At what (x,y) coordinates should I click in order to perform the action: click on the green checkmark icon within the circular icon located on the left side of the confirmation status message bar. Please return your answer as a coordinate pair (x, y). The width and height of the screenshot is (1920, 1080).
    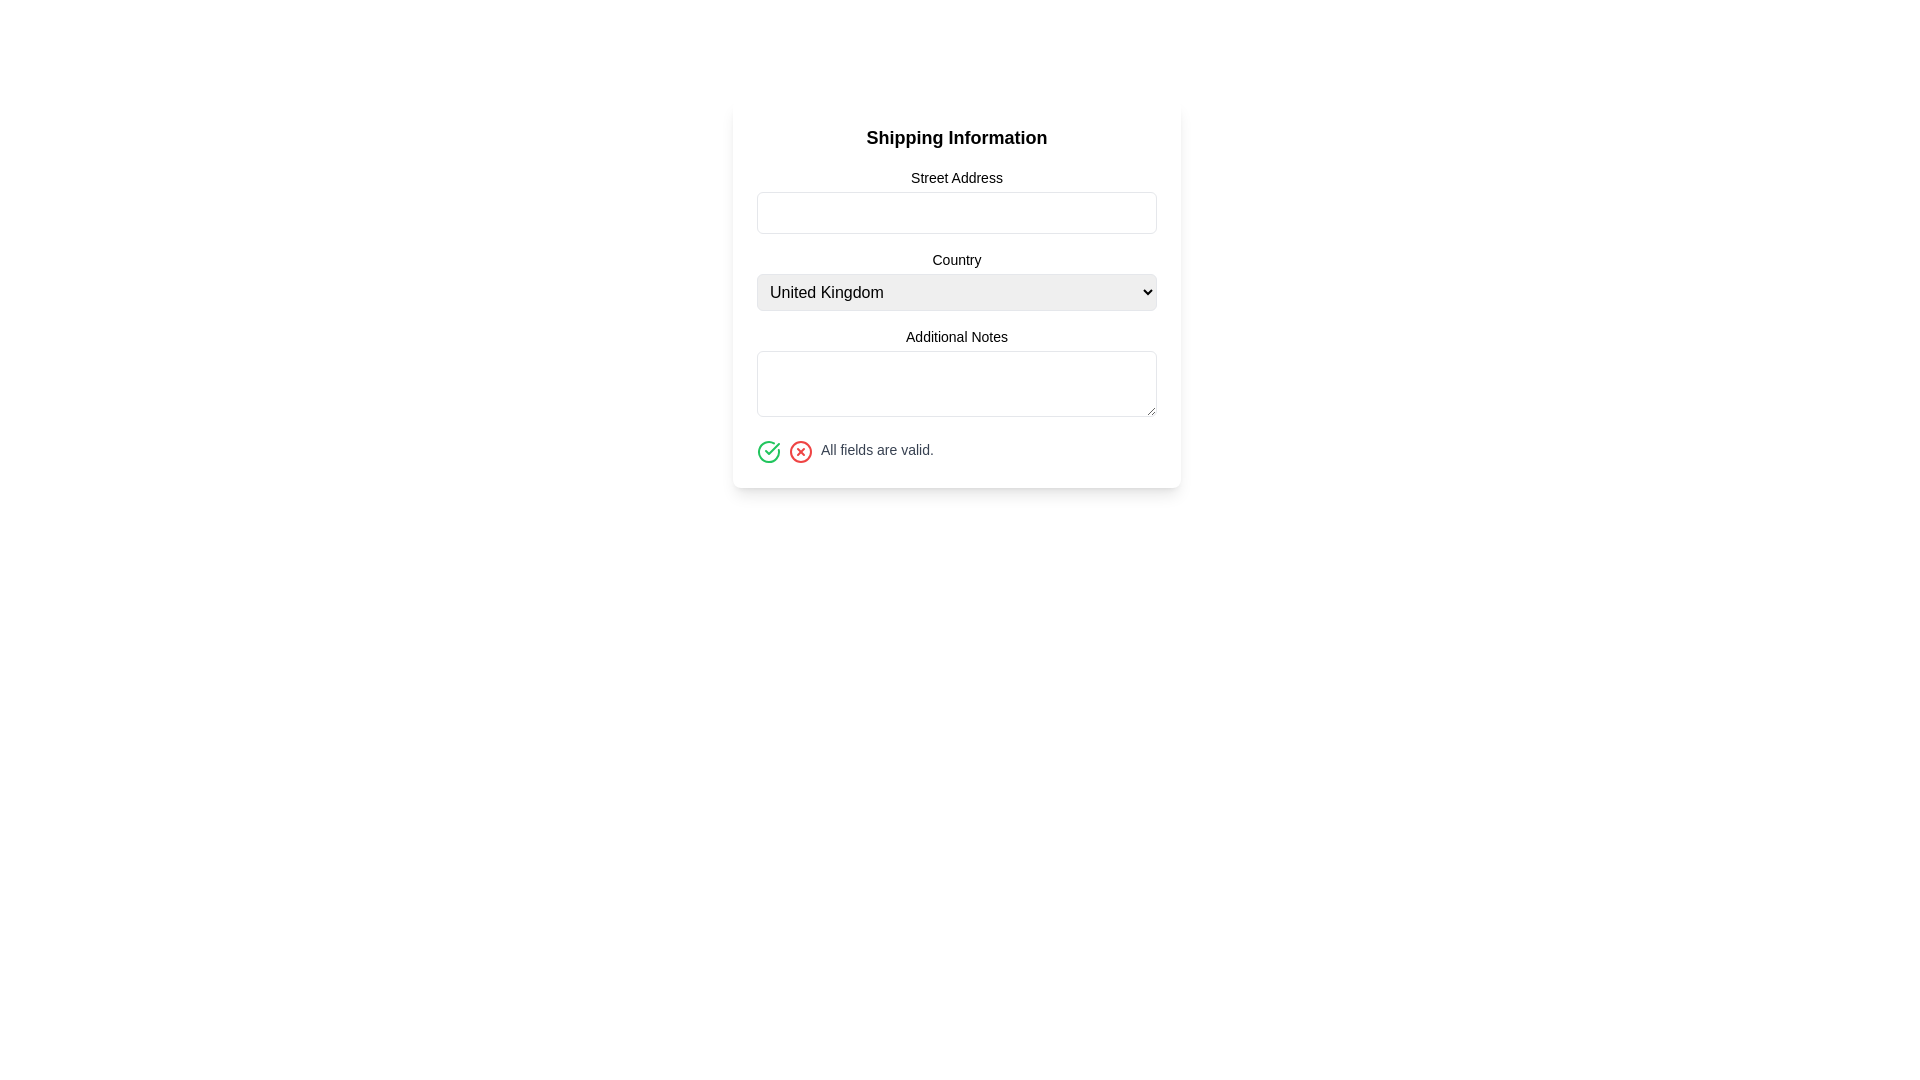
    Looking at the image, I should click on (771, 447).